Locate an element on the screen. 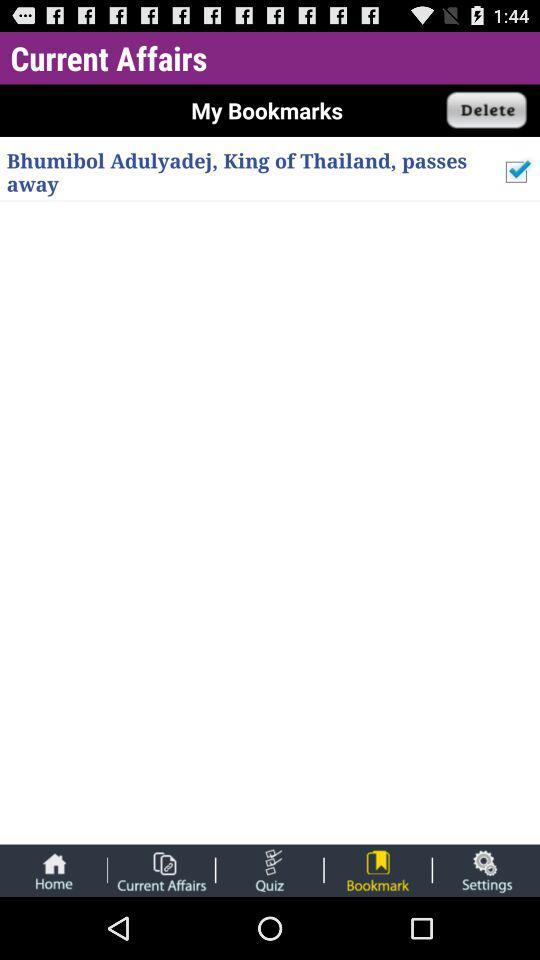  take quiz is located at coordinates (269, 869).